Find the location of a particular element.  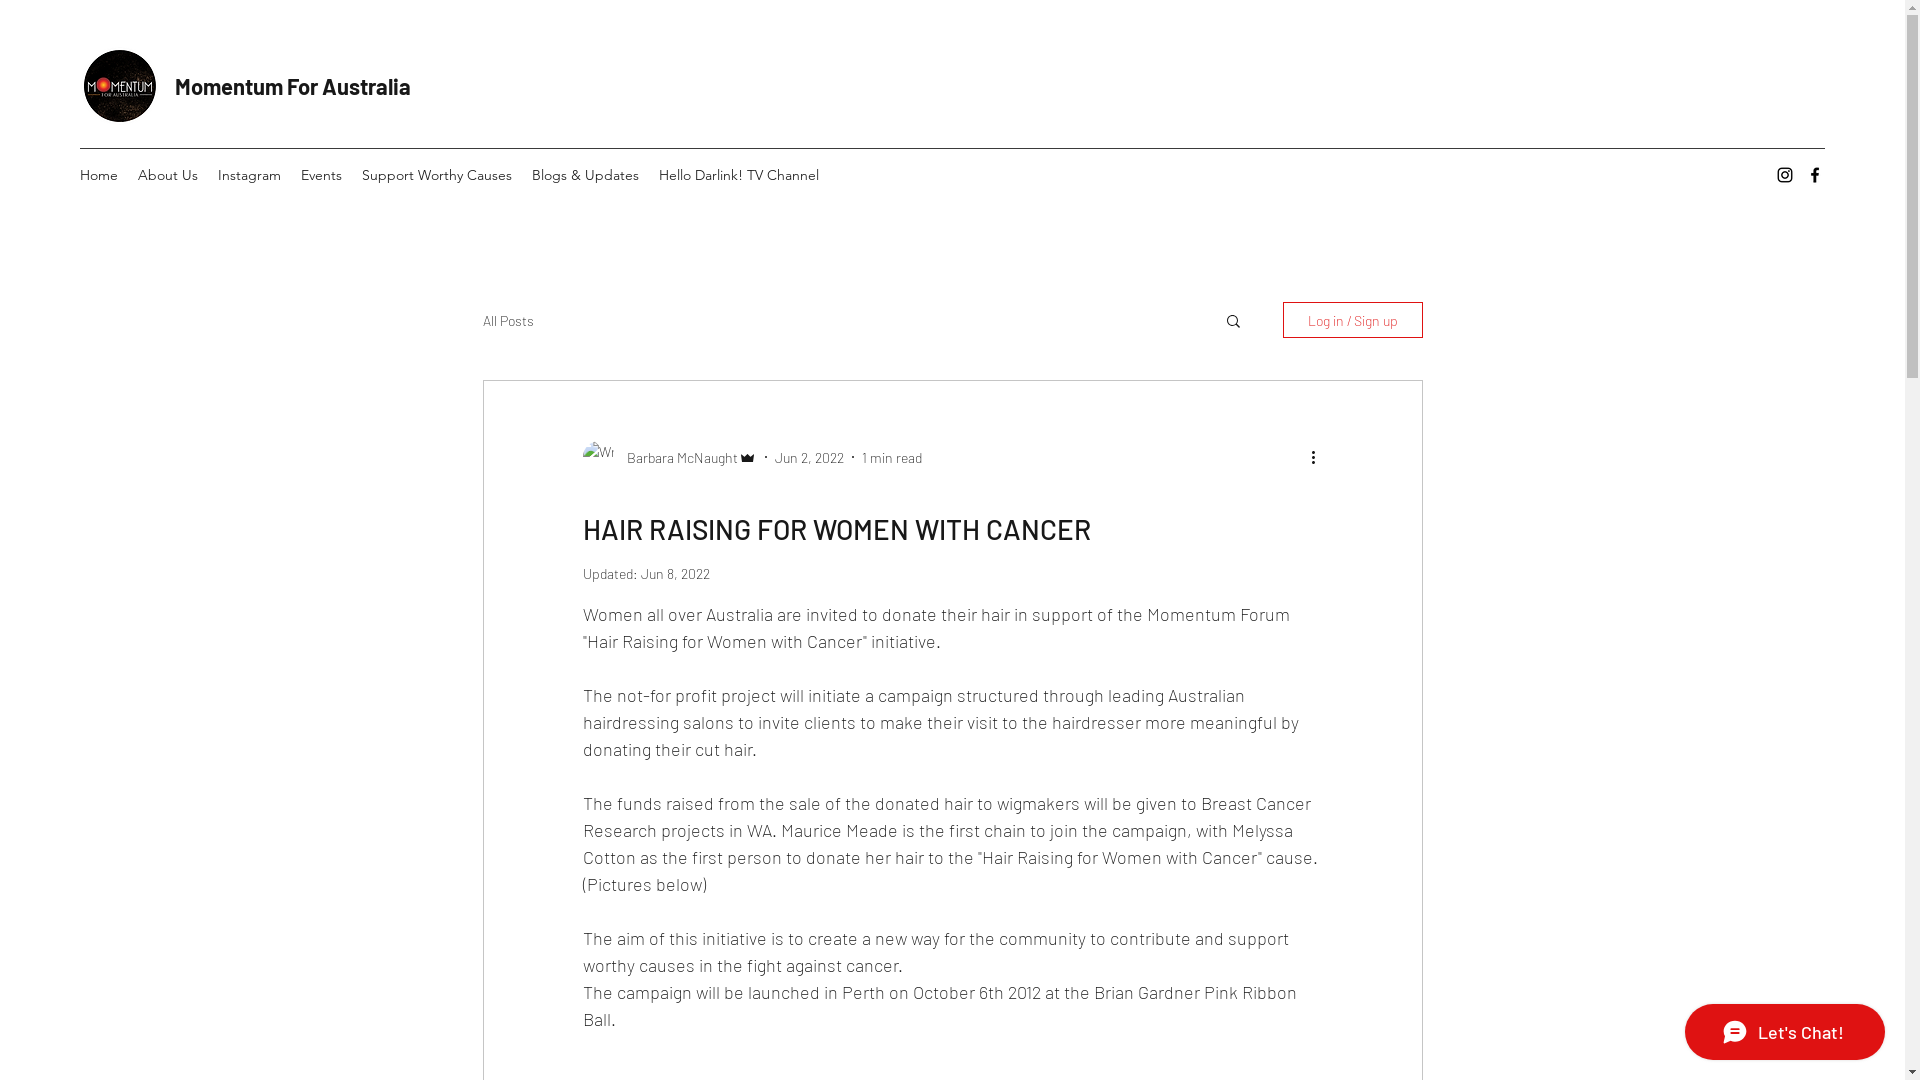

'Hello Darlink! TV Channel' is located at coordinates (738, 173).